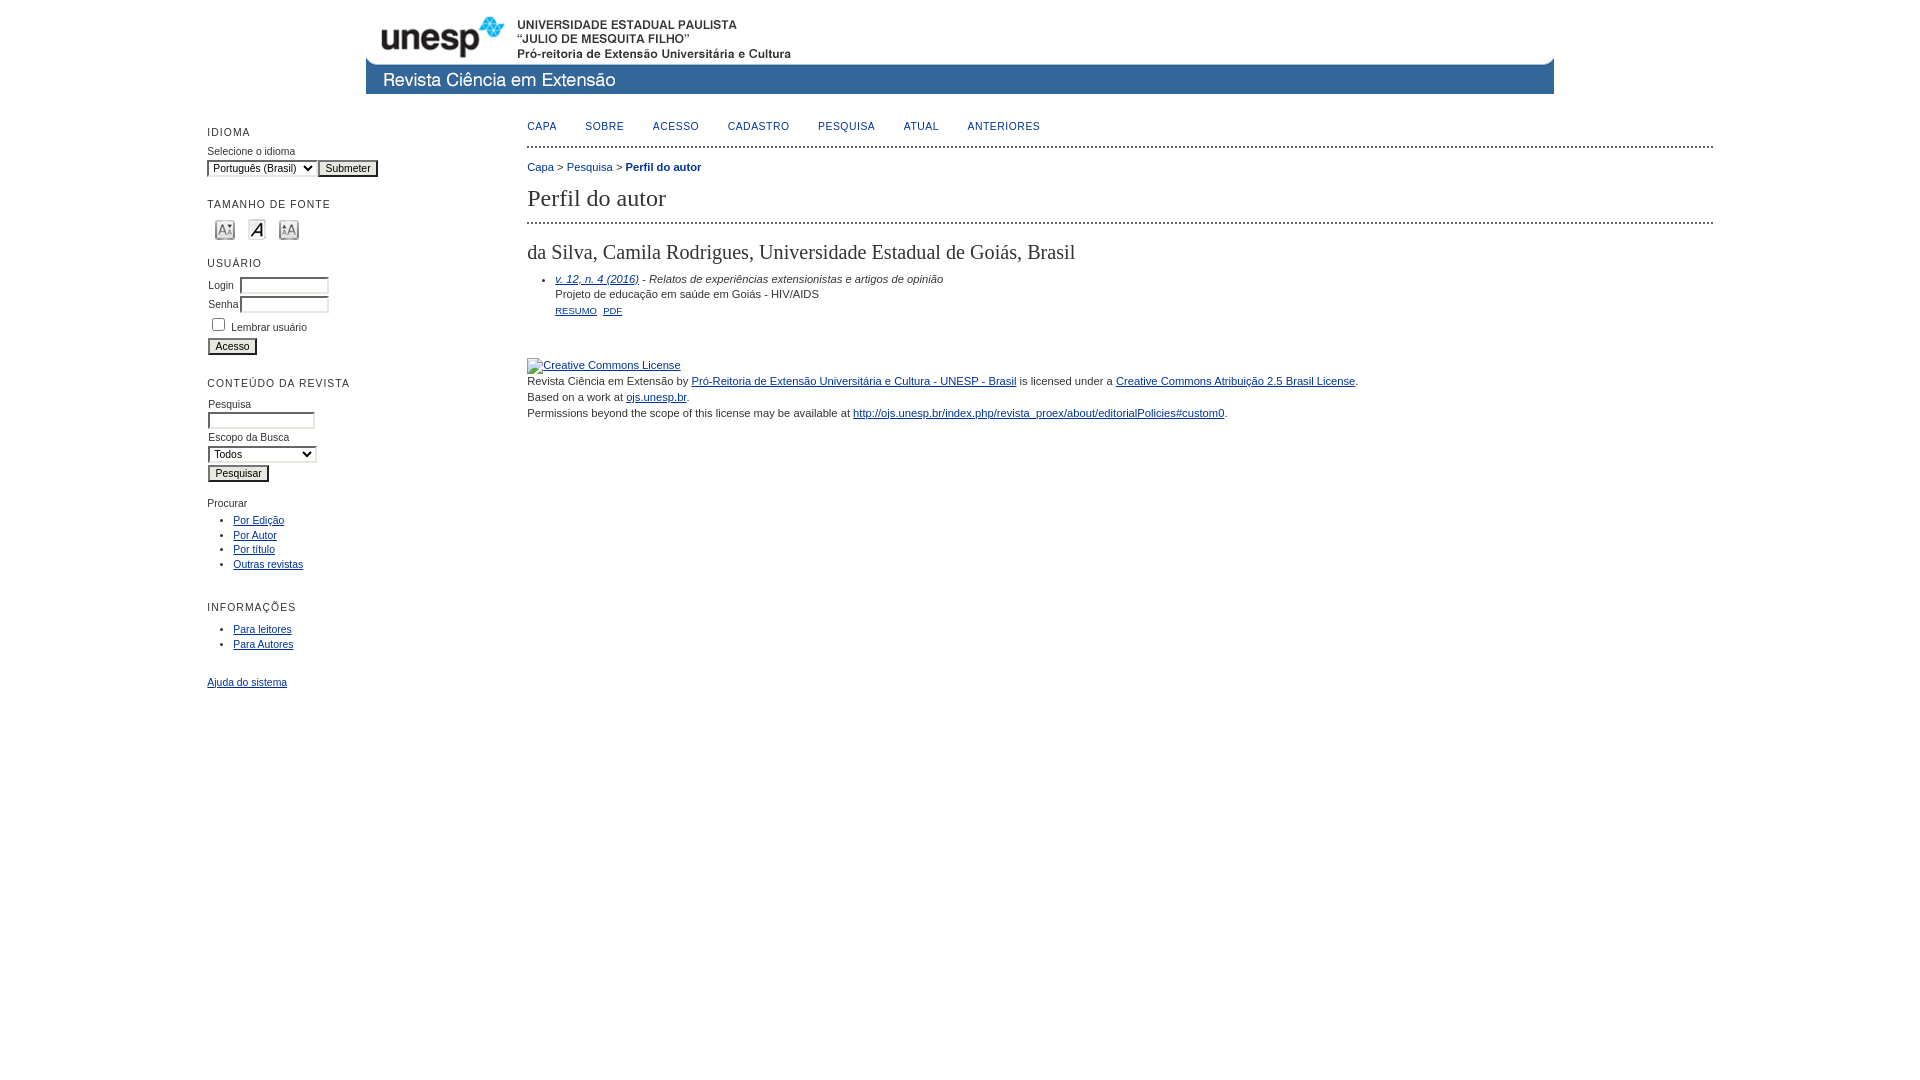 The width and height of the screenshot is (1920, 1080). What do you see at coordinates (261, 628) in the screenshot?
I see `'Para leitores'` at bounding box center [261, 628].